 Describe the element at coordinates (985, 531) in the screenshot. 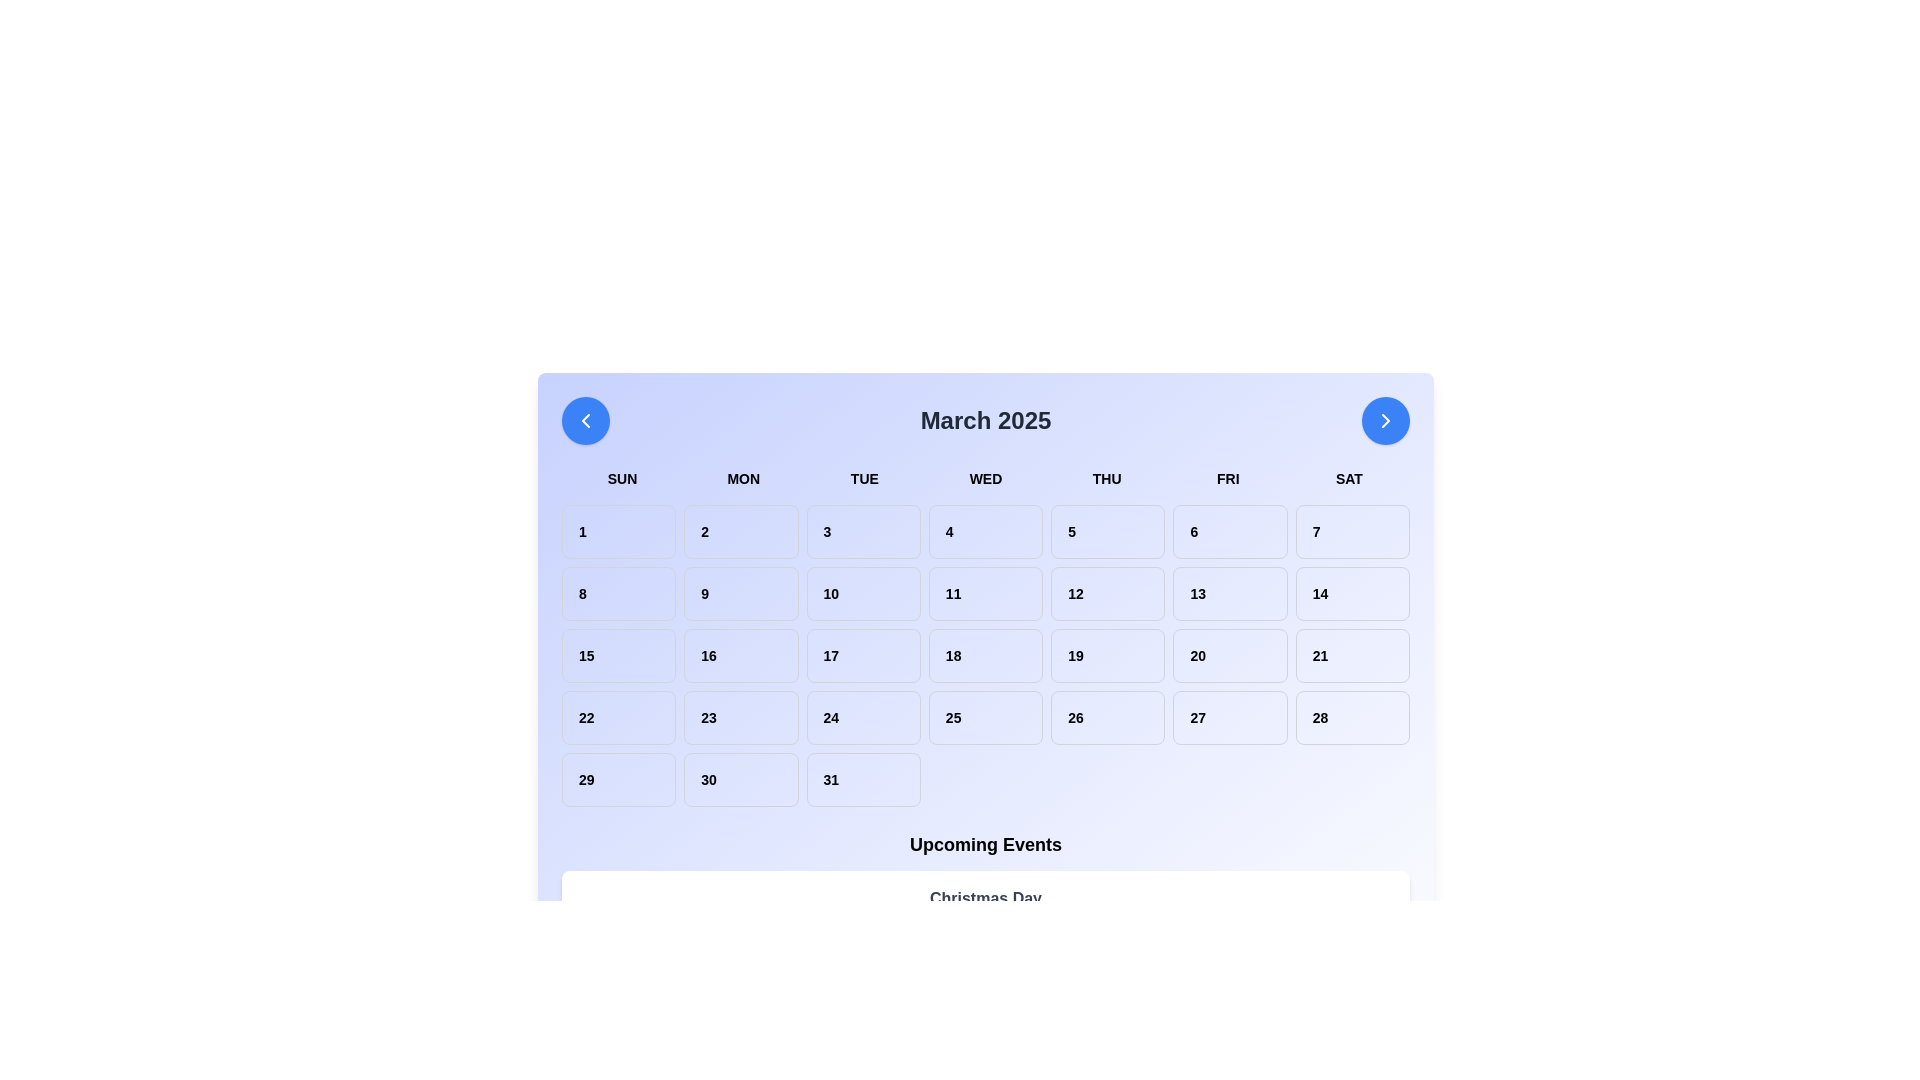

I see `the date number '4' inside the calendar cell for Wednesday, March 4th` at that location.